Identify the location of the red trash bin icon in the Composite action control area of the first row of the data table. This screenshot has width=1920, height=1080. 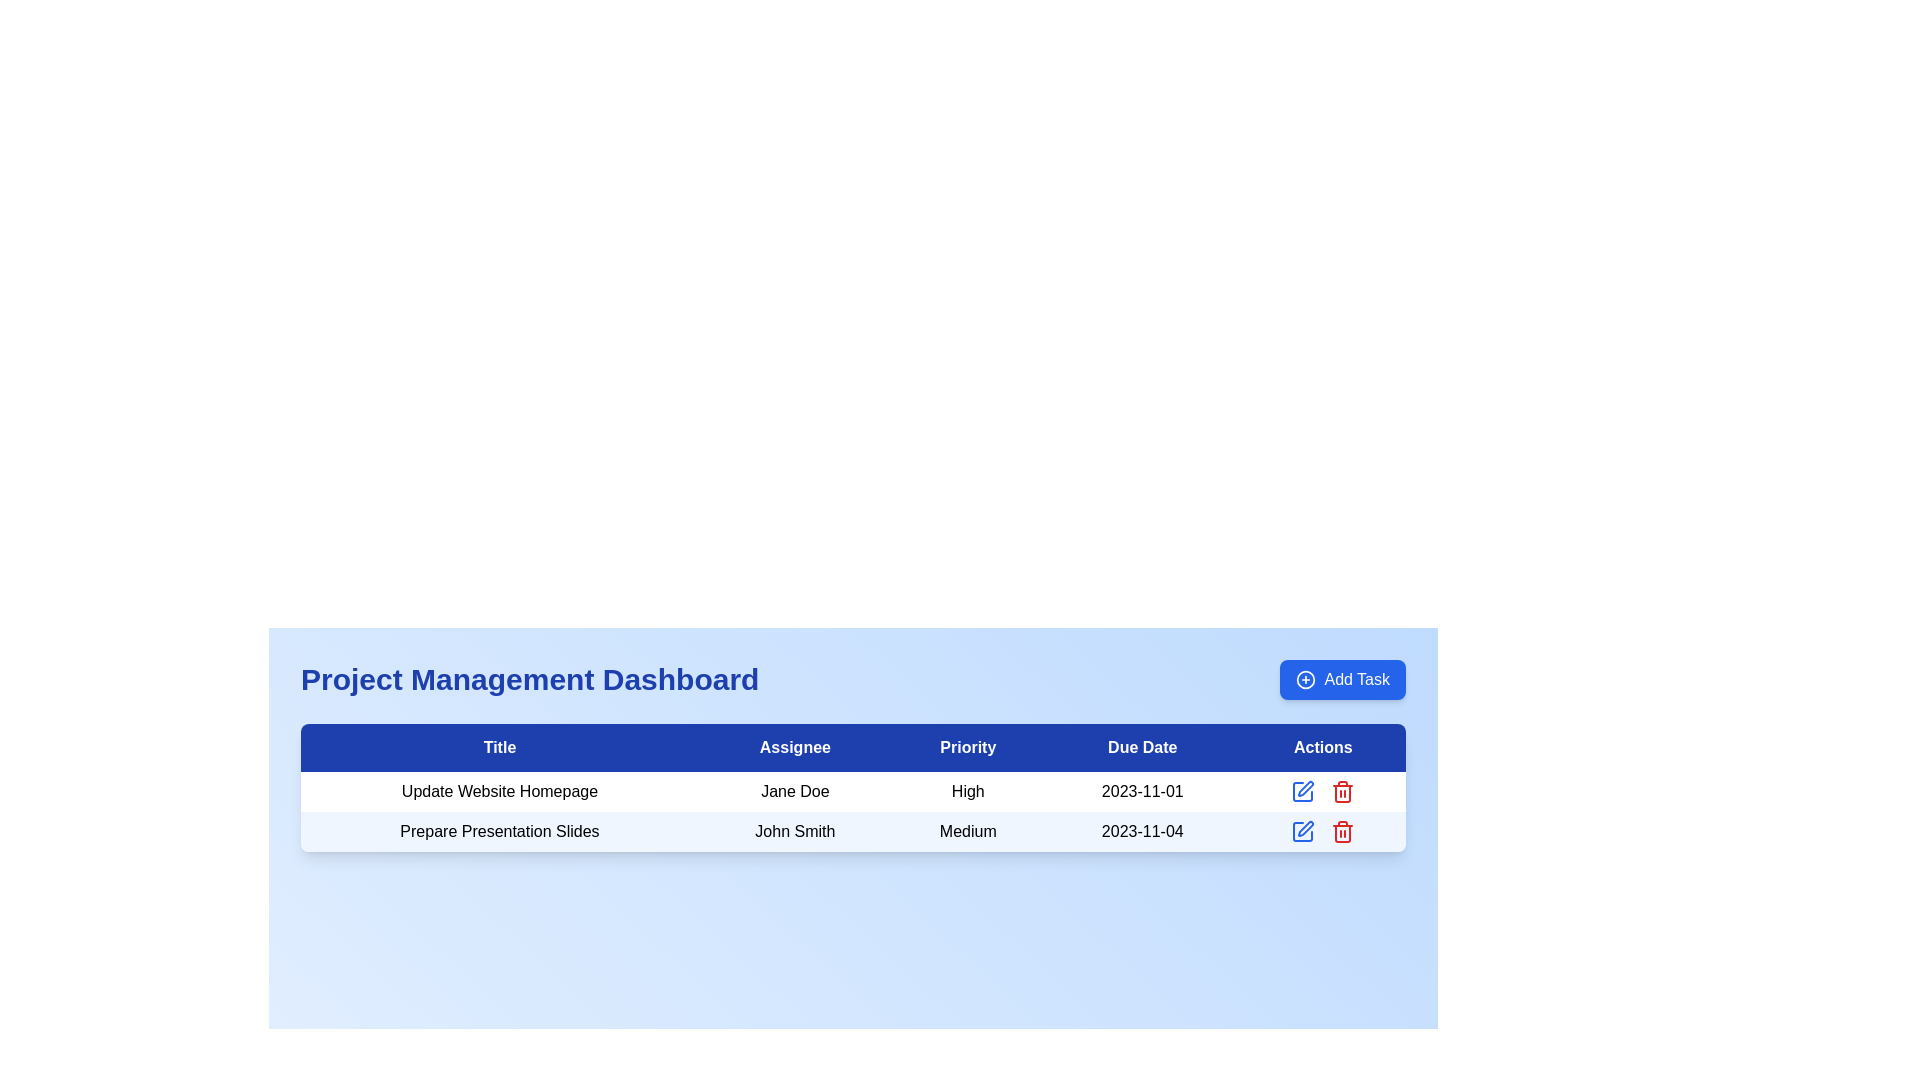
(1323, 790).